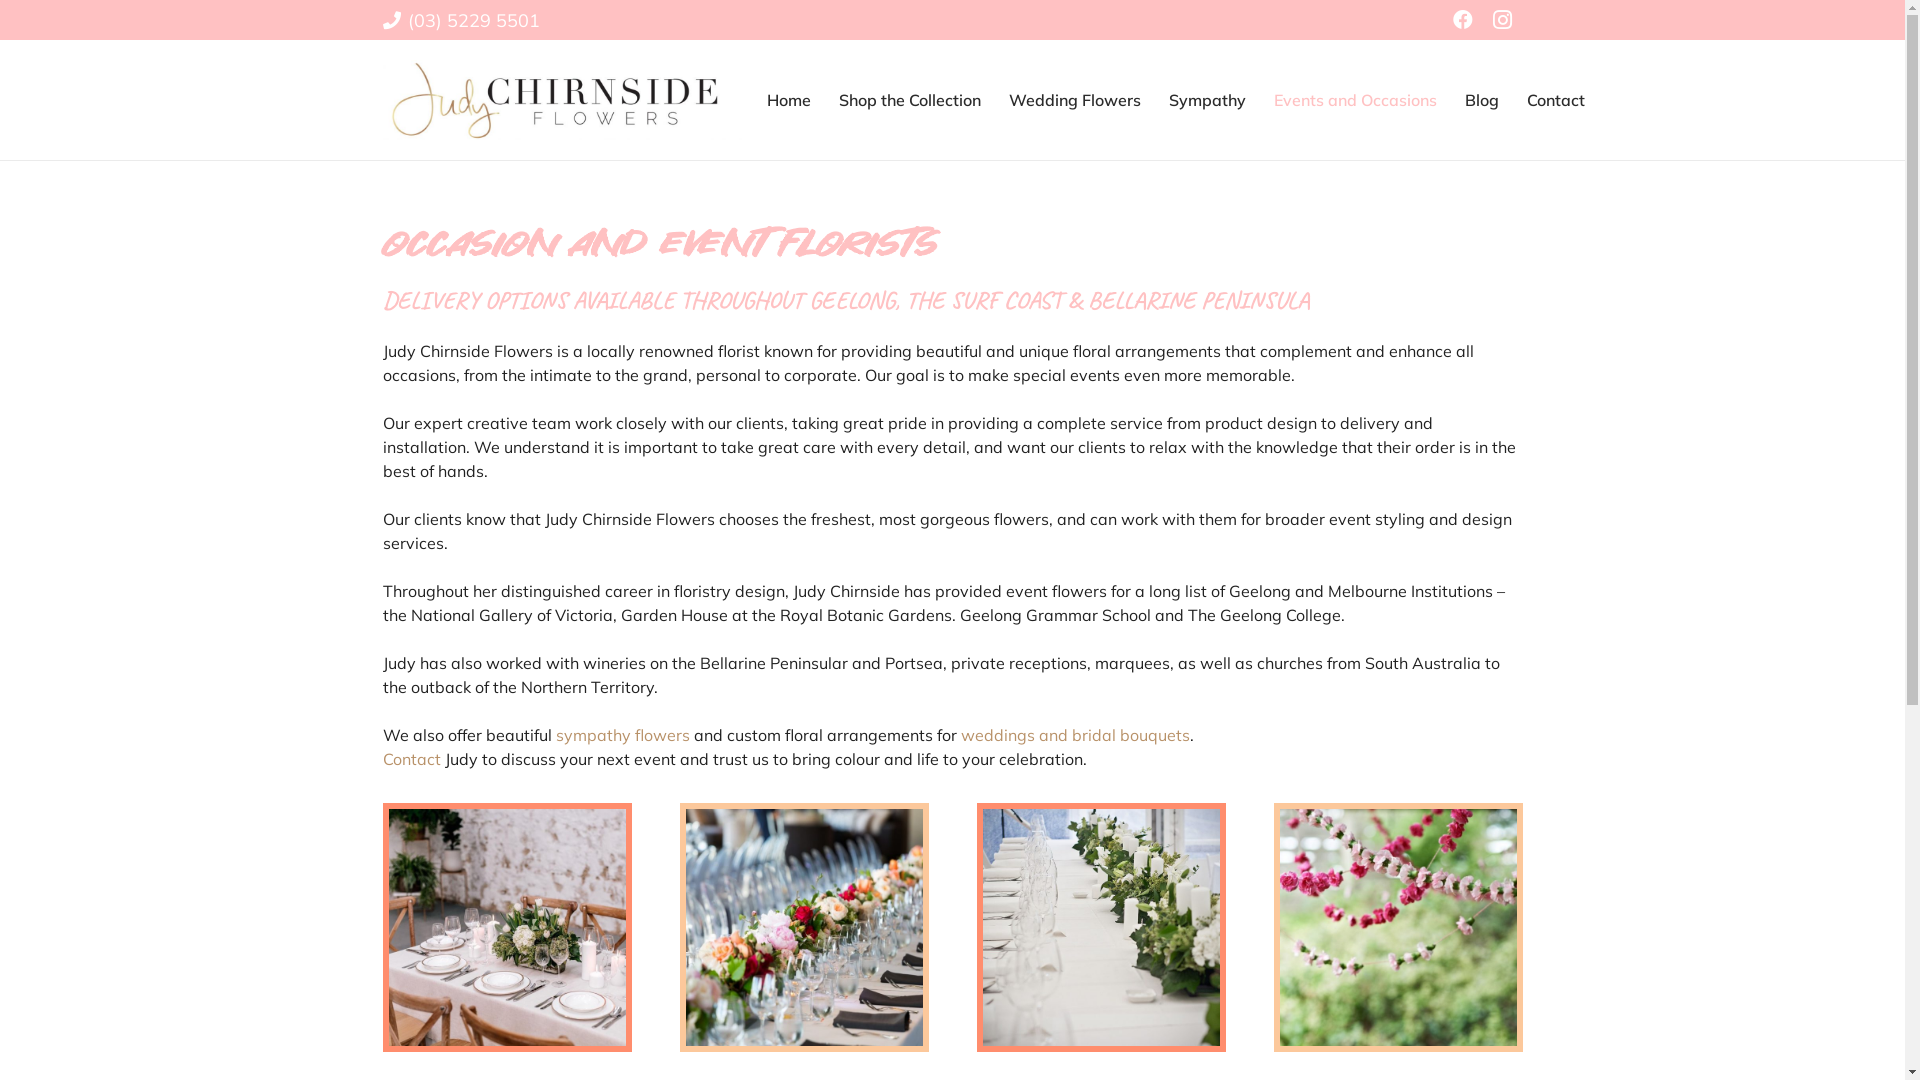 Image resolution: width=1920 pixels, height=1080 pixels. Describe the element at coordinates (909, 100) in the screenshot. I see `'Shop the Collection'` at that location.